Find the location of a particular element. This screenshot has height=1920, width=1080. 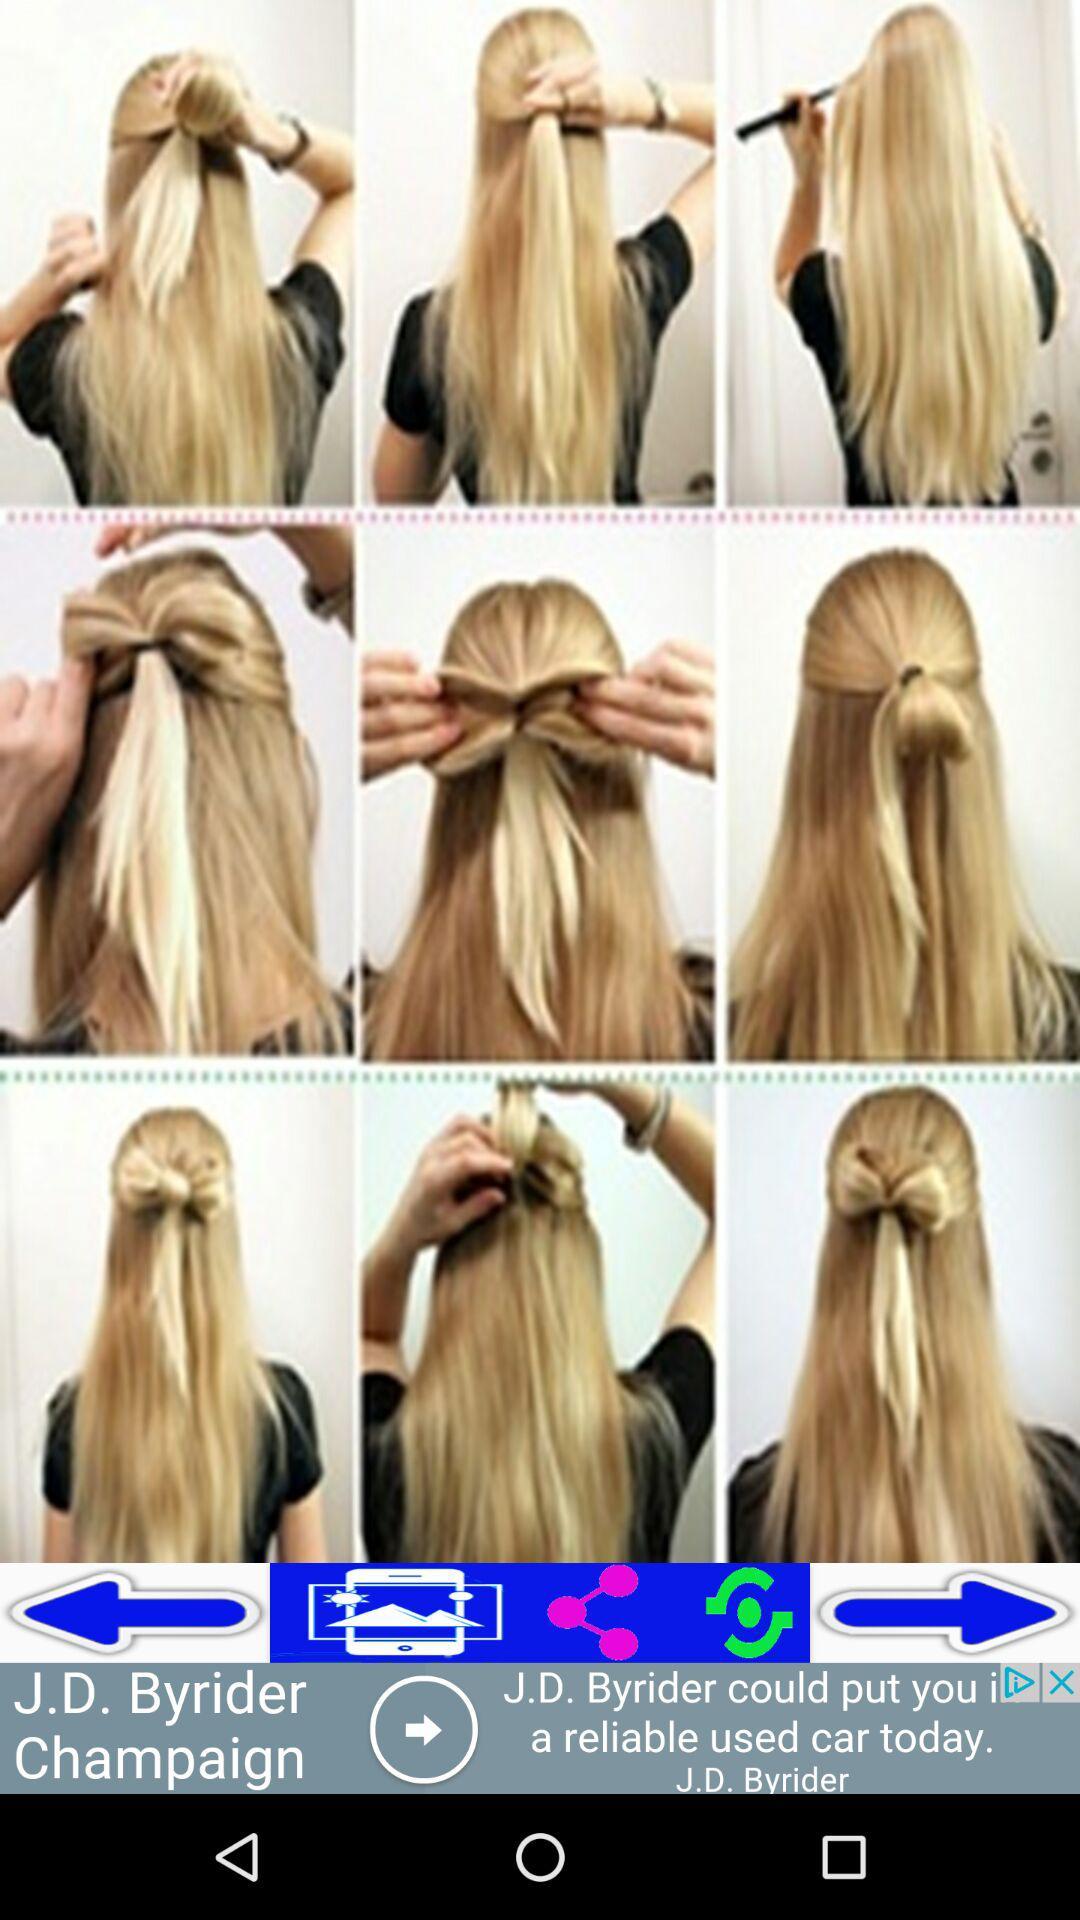

share and rotation option is located at coordinates (675, 1612).